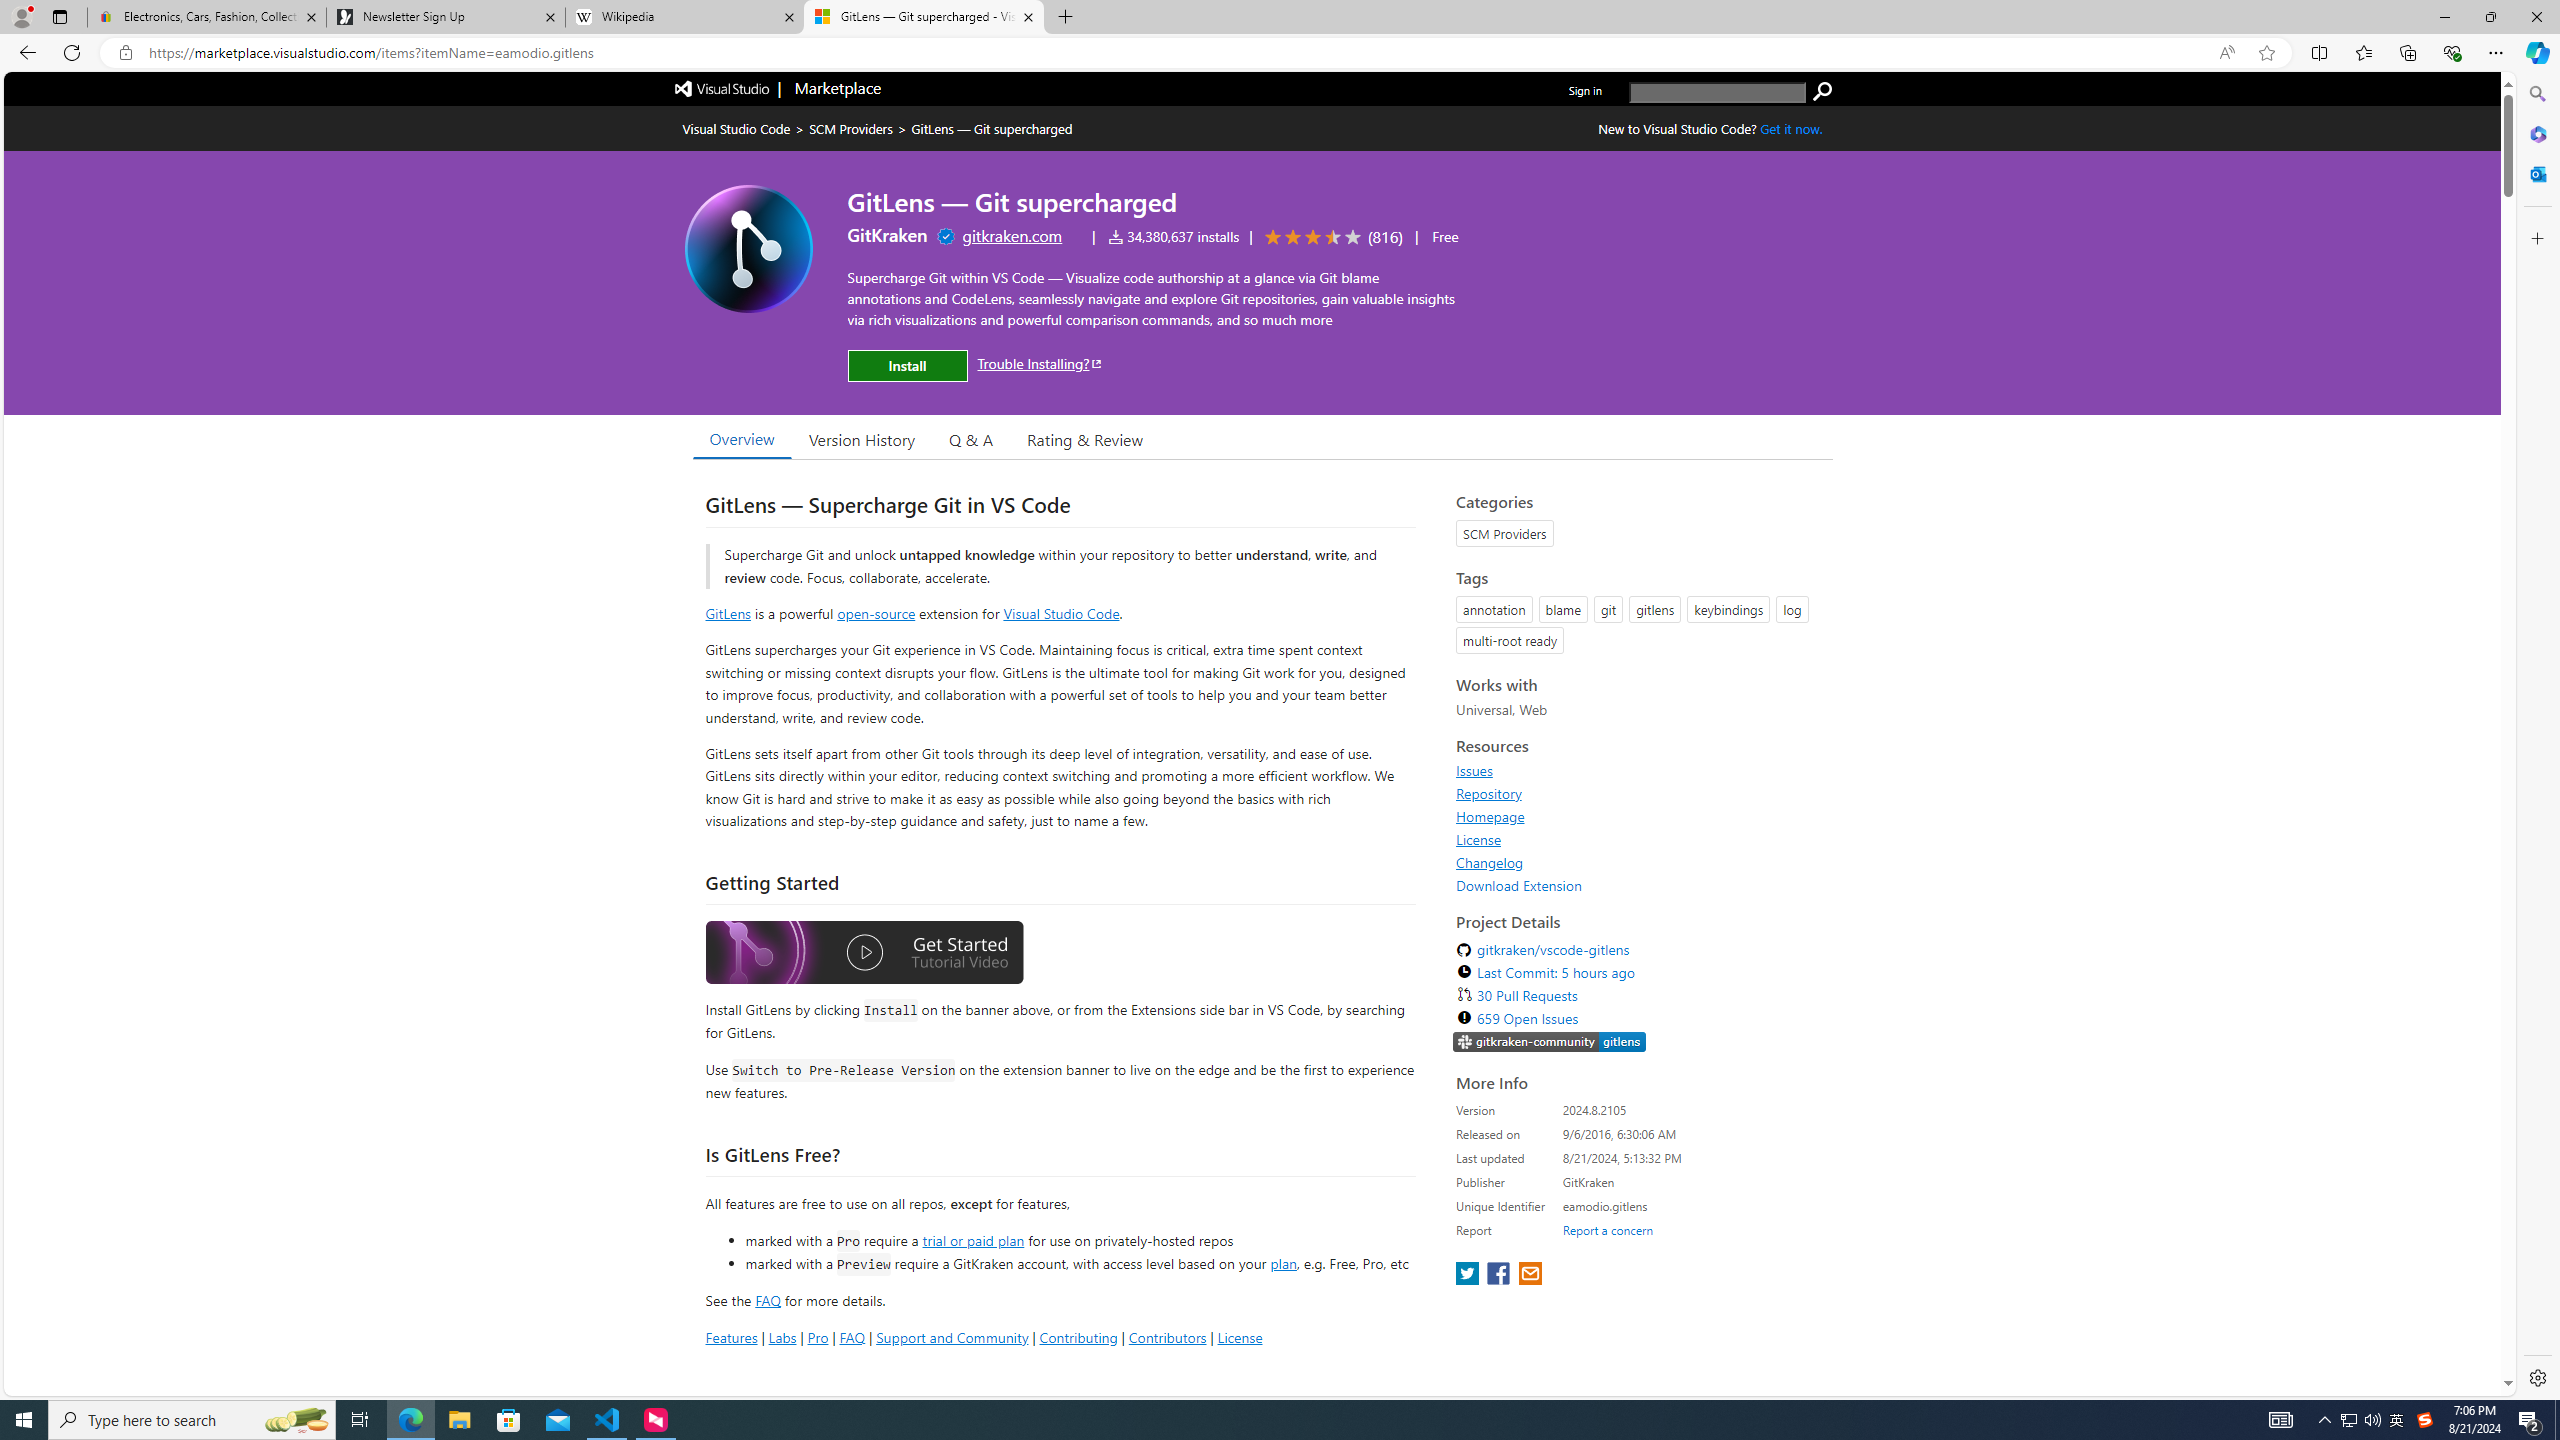 This screenshot has height=1440, width=2560. I want to click on 'https://slack.gitkraken.com//', so click(1549, 1043).